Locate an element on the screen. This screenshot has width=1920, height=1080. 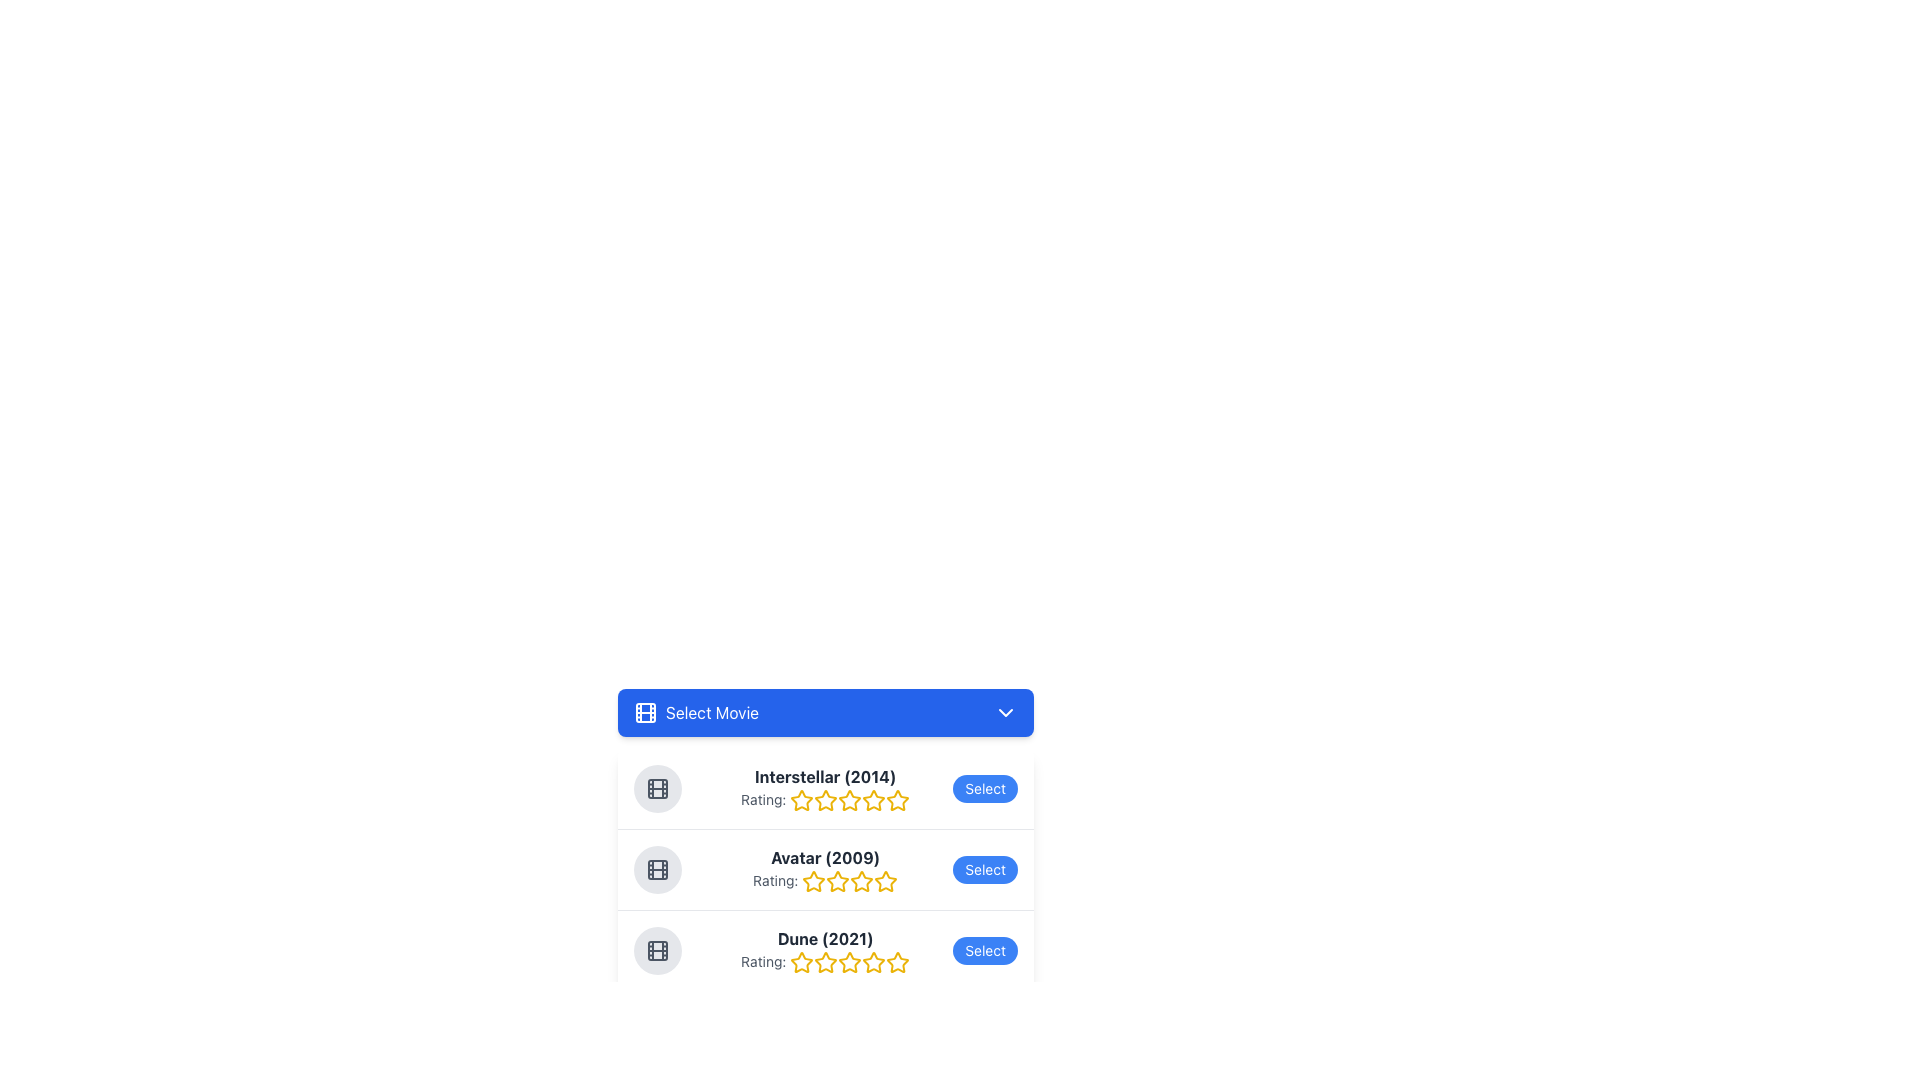
the blue button labeled 'Select' at the rightmost end of the 'Dune (2021)' movie card is located at coordinates (985, 950).